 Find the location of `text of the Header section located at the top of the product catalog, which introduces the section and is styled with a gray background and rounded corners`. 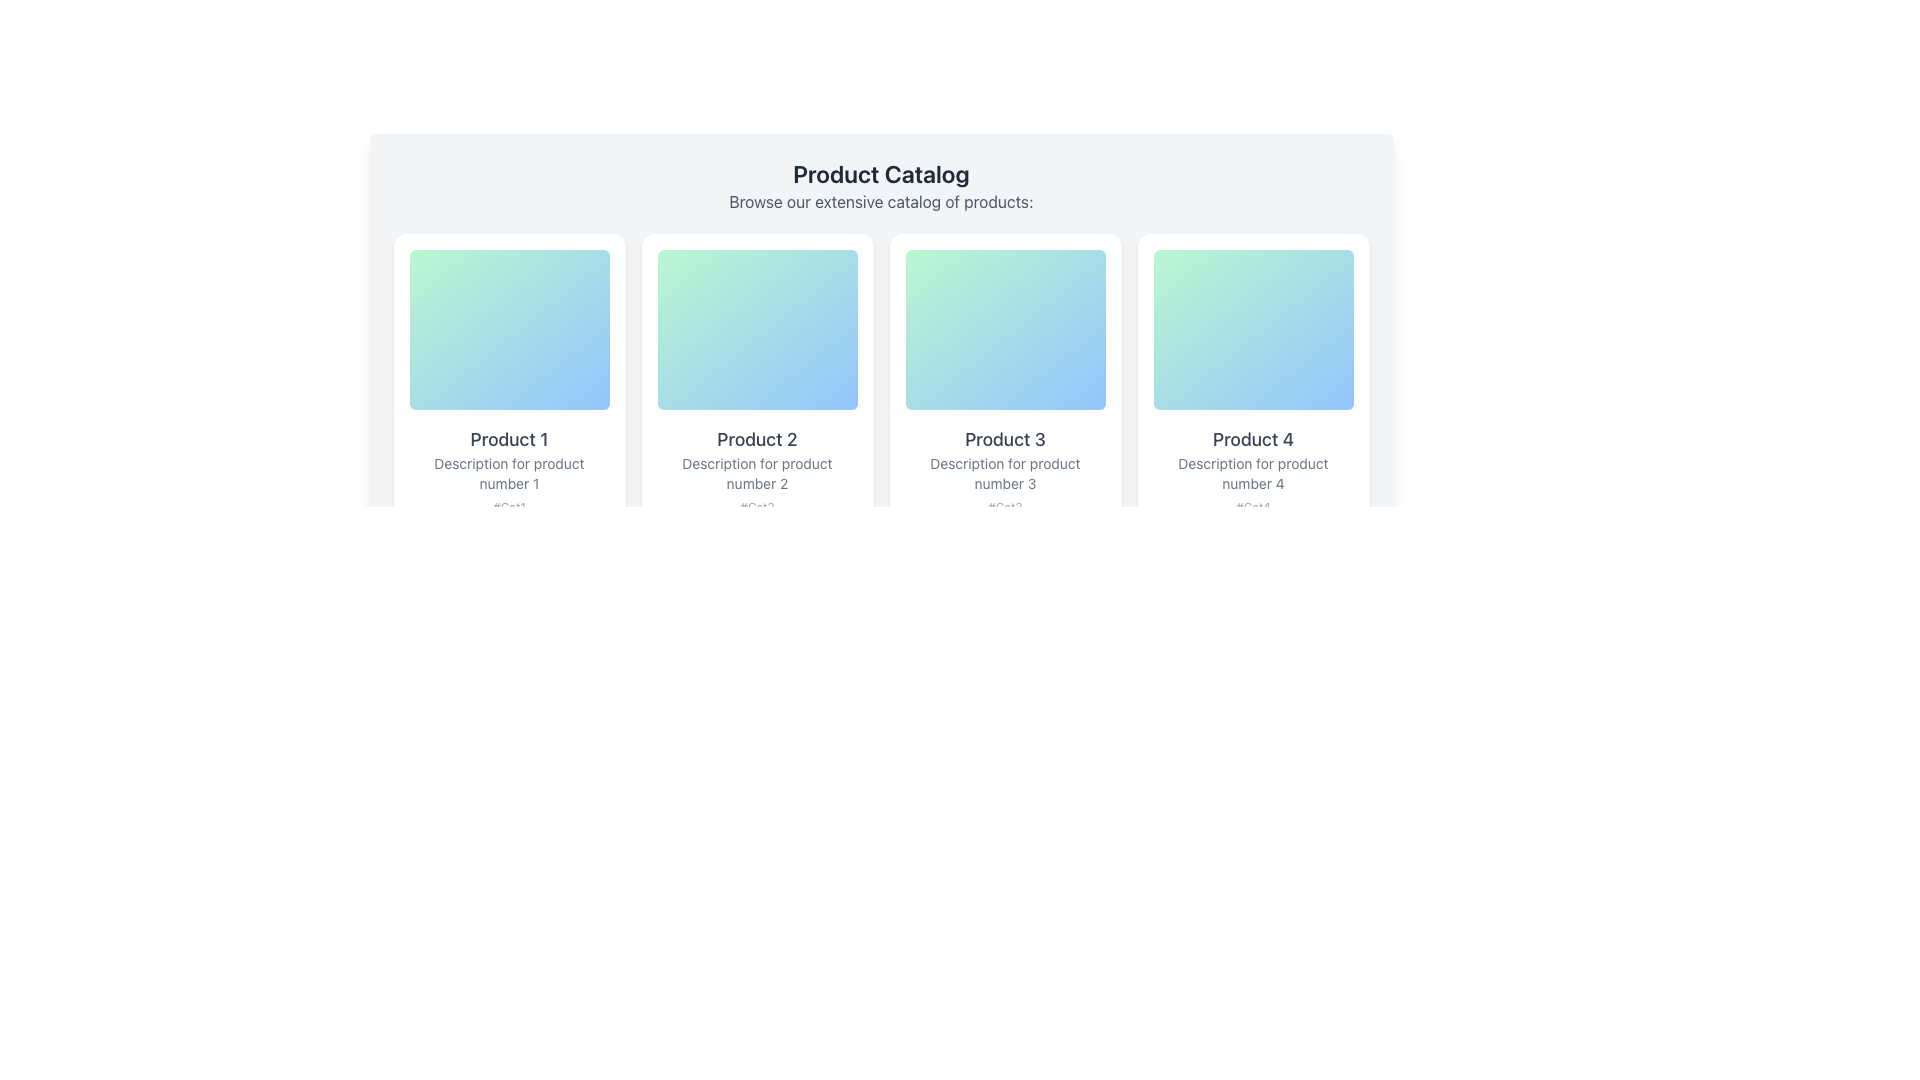

text of the Header section located at the top of the product catalog, which introduces the section and is styled with a gray background and rounded corners is located at coordinates (880, 185).